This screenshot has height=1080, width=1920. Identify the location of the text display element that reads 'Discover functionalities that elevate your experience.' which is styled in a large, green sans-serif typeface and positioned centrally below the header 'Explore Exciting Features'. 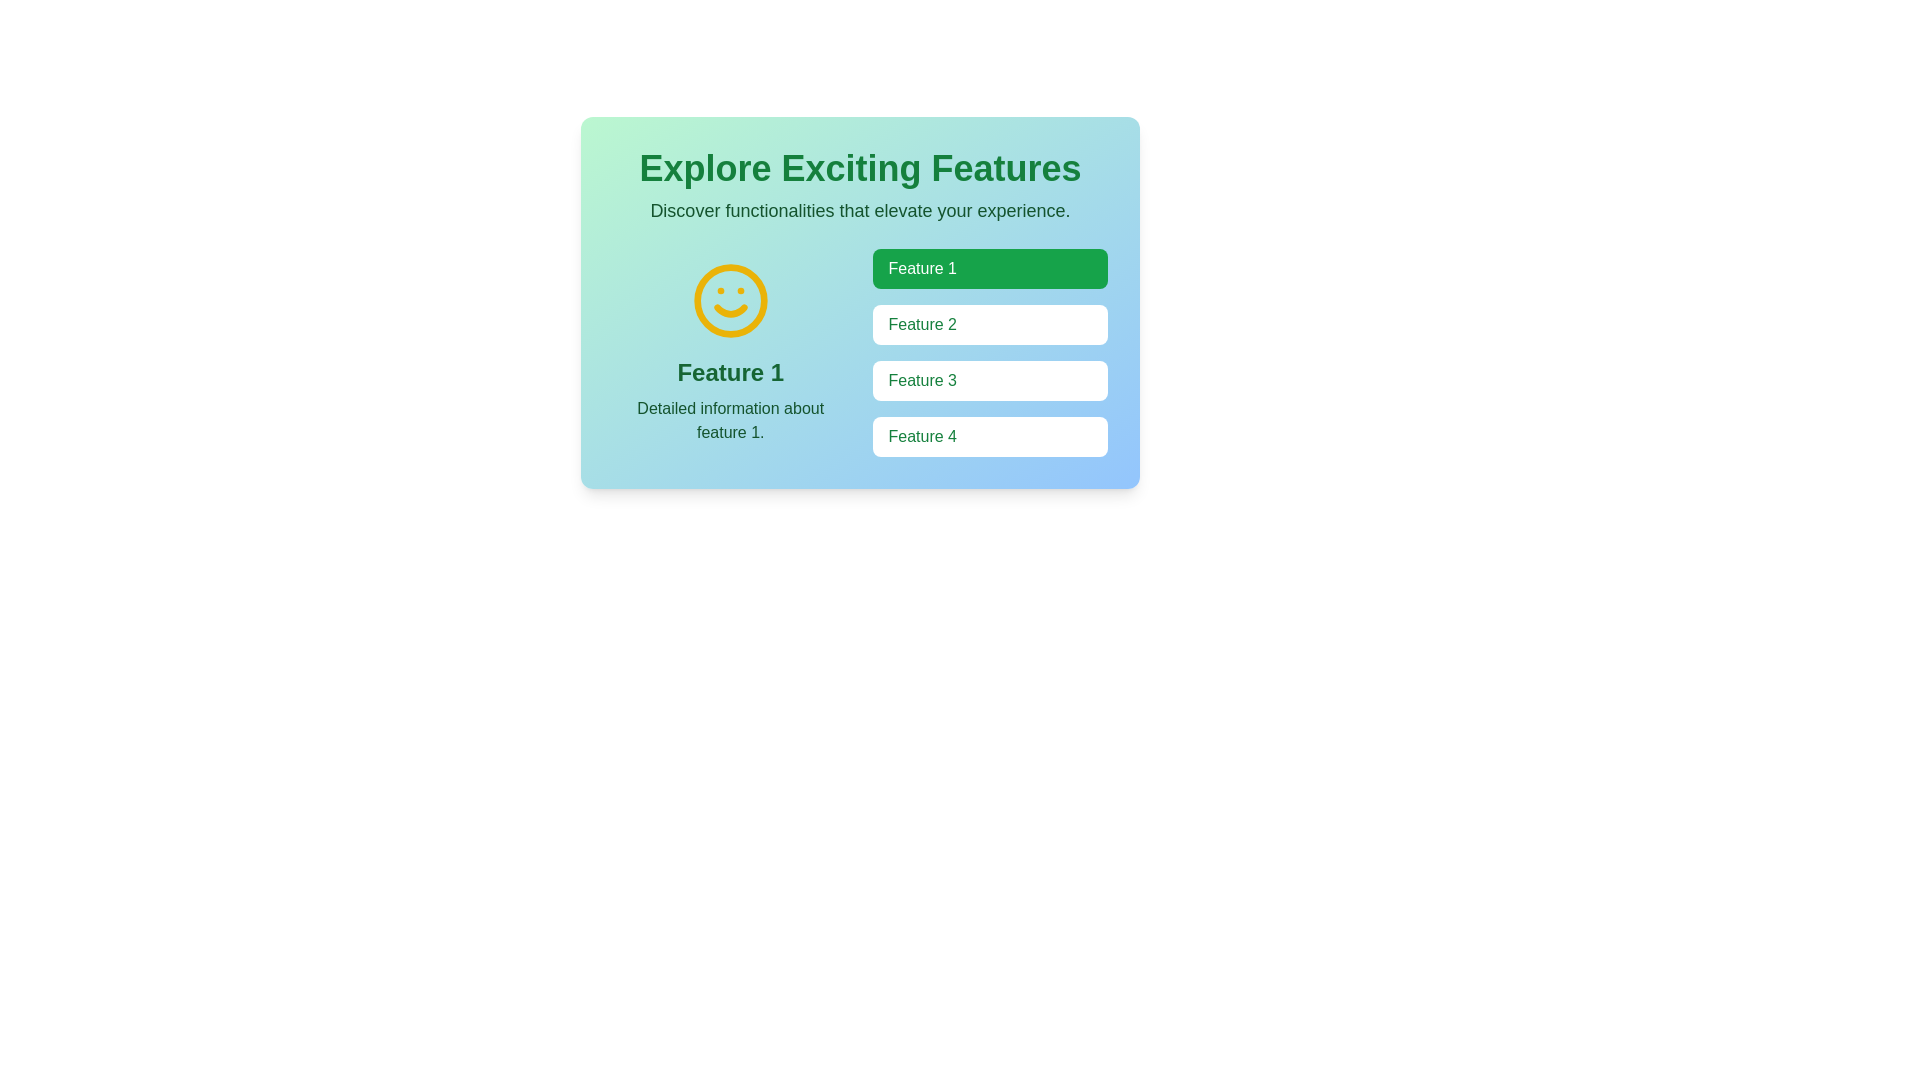
(860, 211).